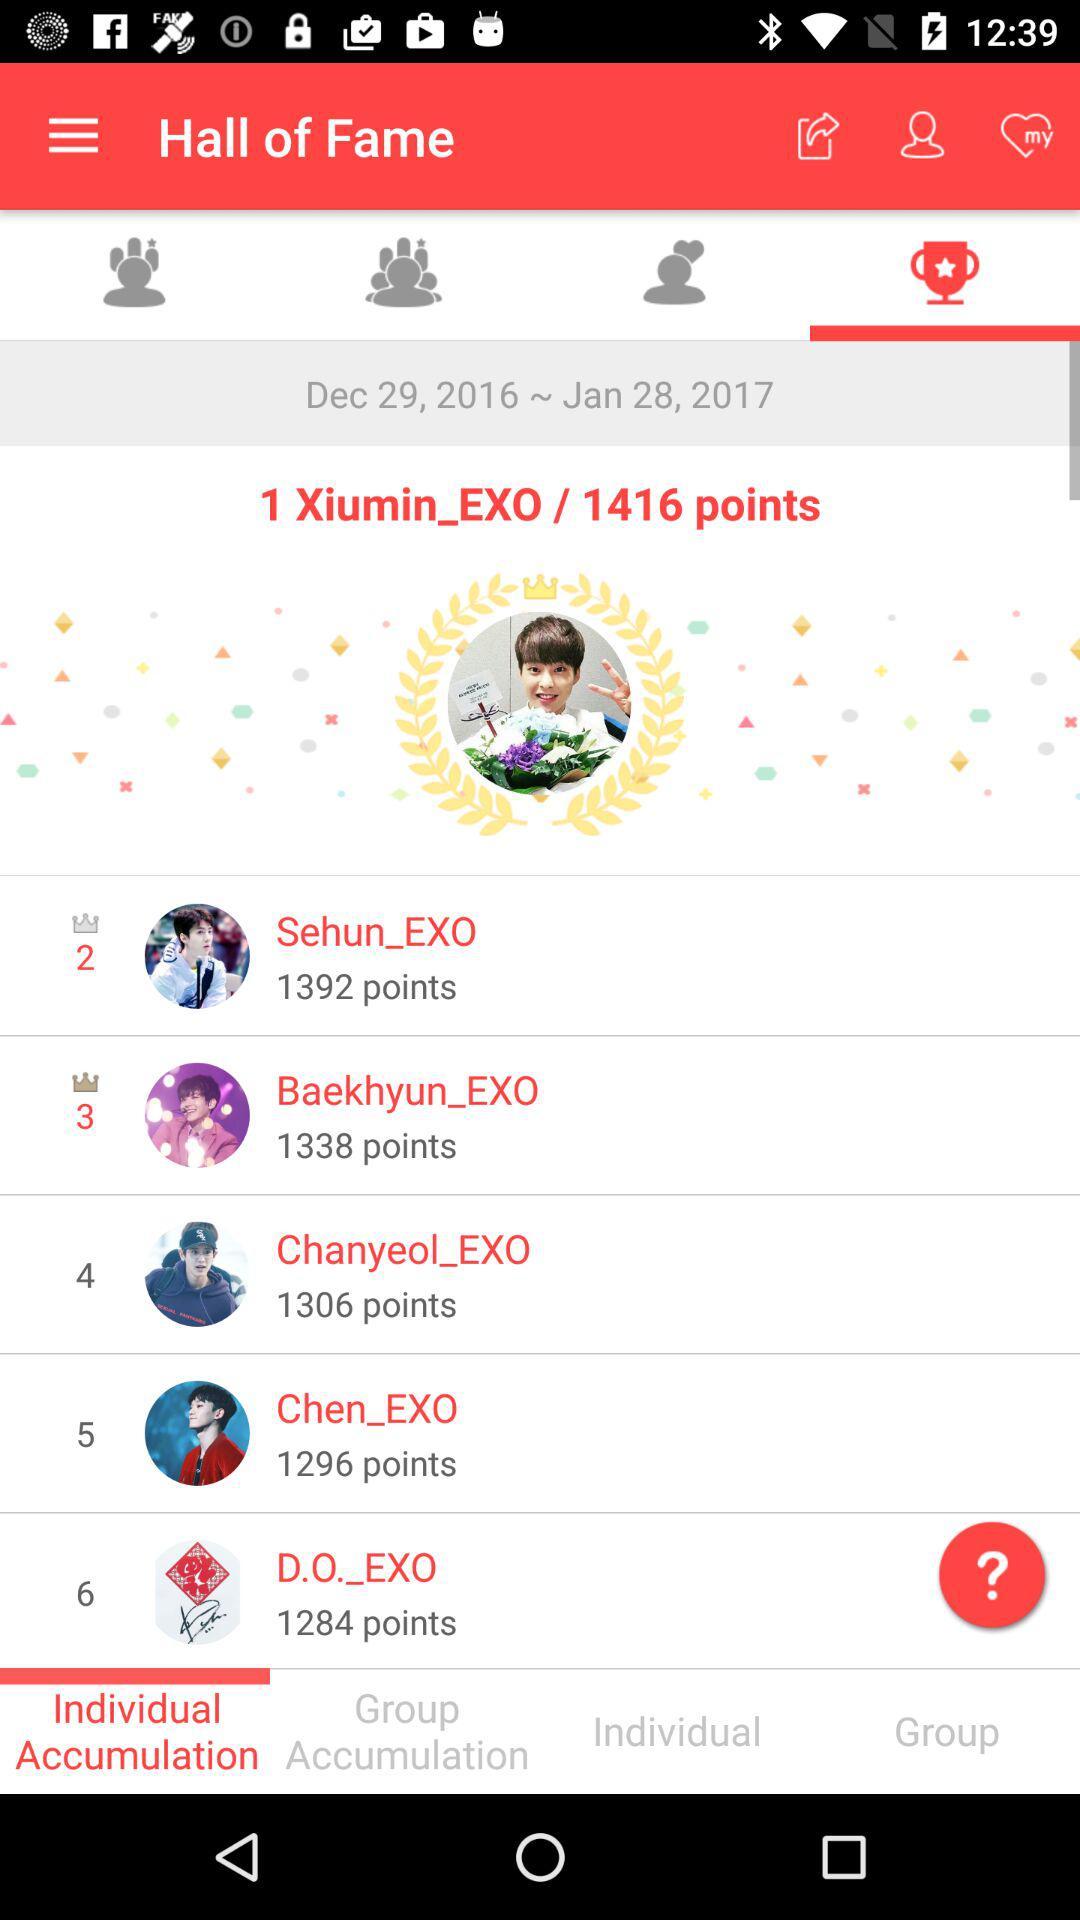 This screenshot has height=1920, width=1080. I want to click on the text left to group, so click(675, 1730).